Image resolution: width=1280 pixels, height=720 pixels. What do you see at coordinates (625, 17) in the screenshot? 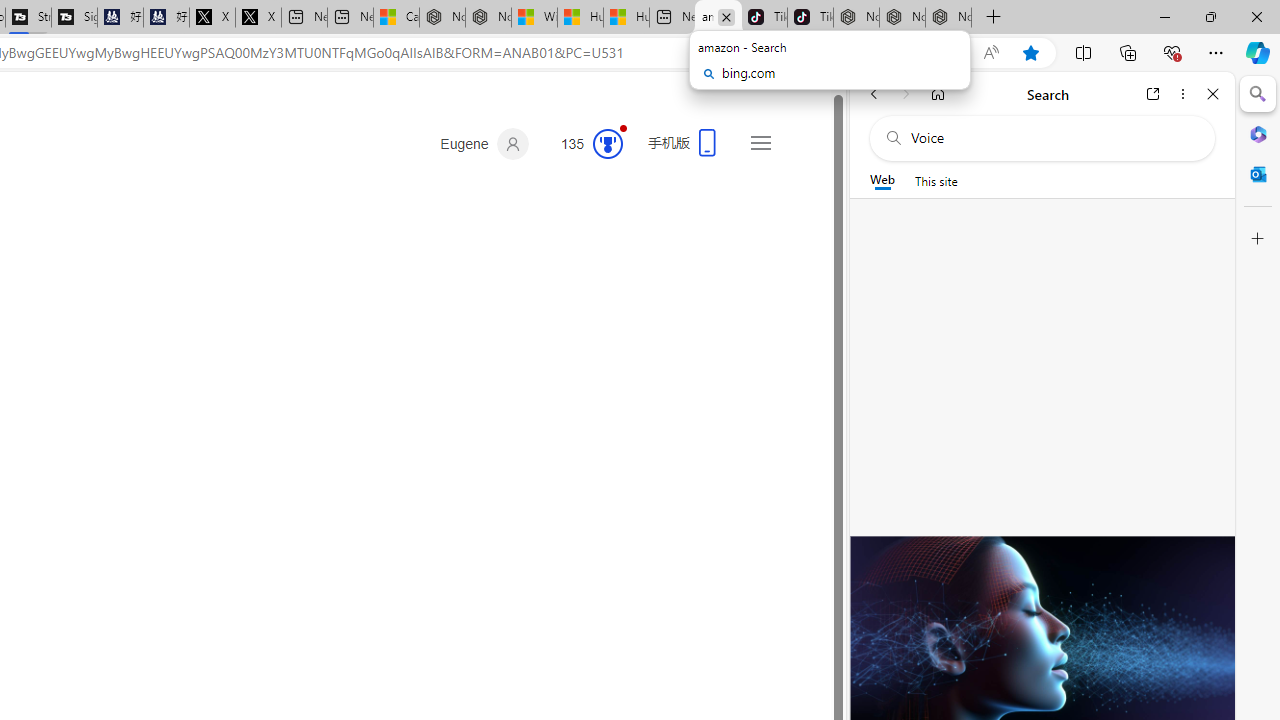
I see `'Huge shark washes ashore at New York City beach | Watch'` at bounding box center [625, 17].